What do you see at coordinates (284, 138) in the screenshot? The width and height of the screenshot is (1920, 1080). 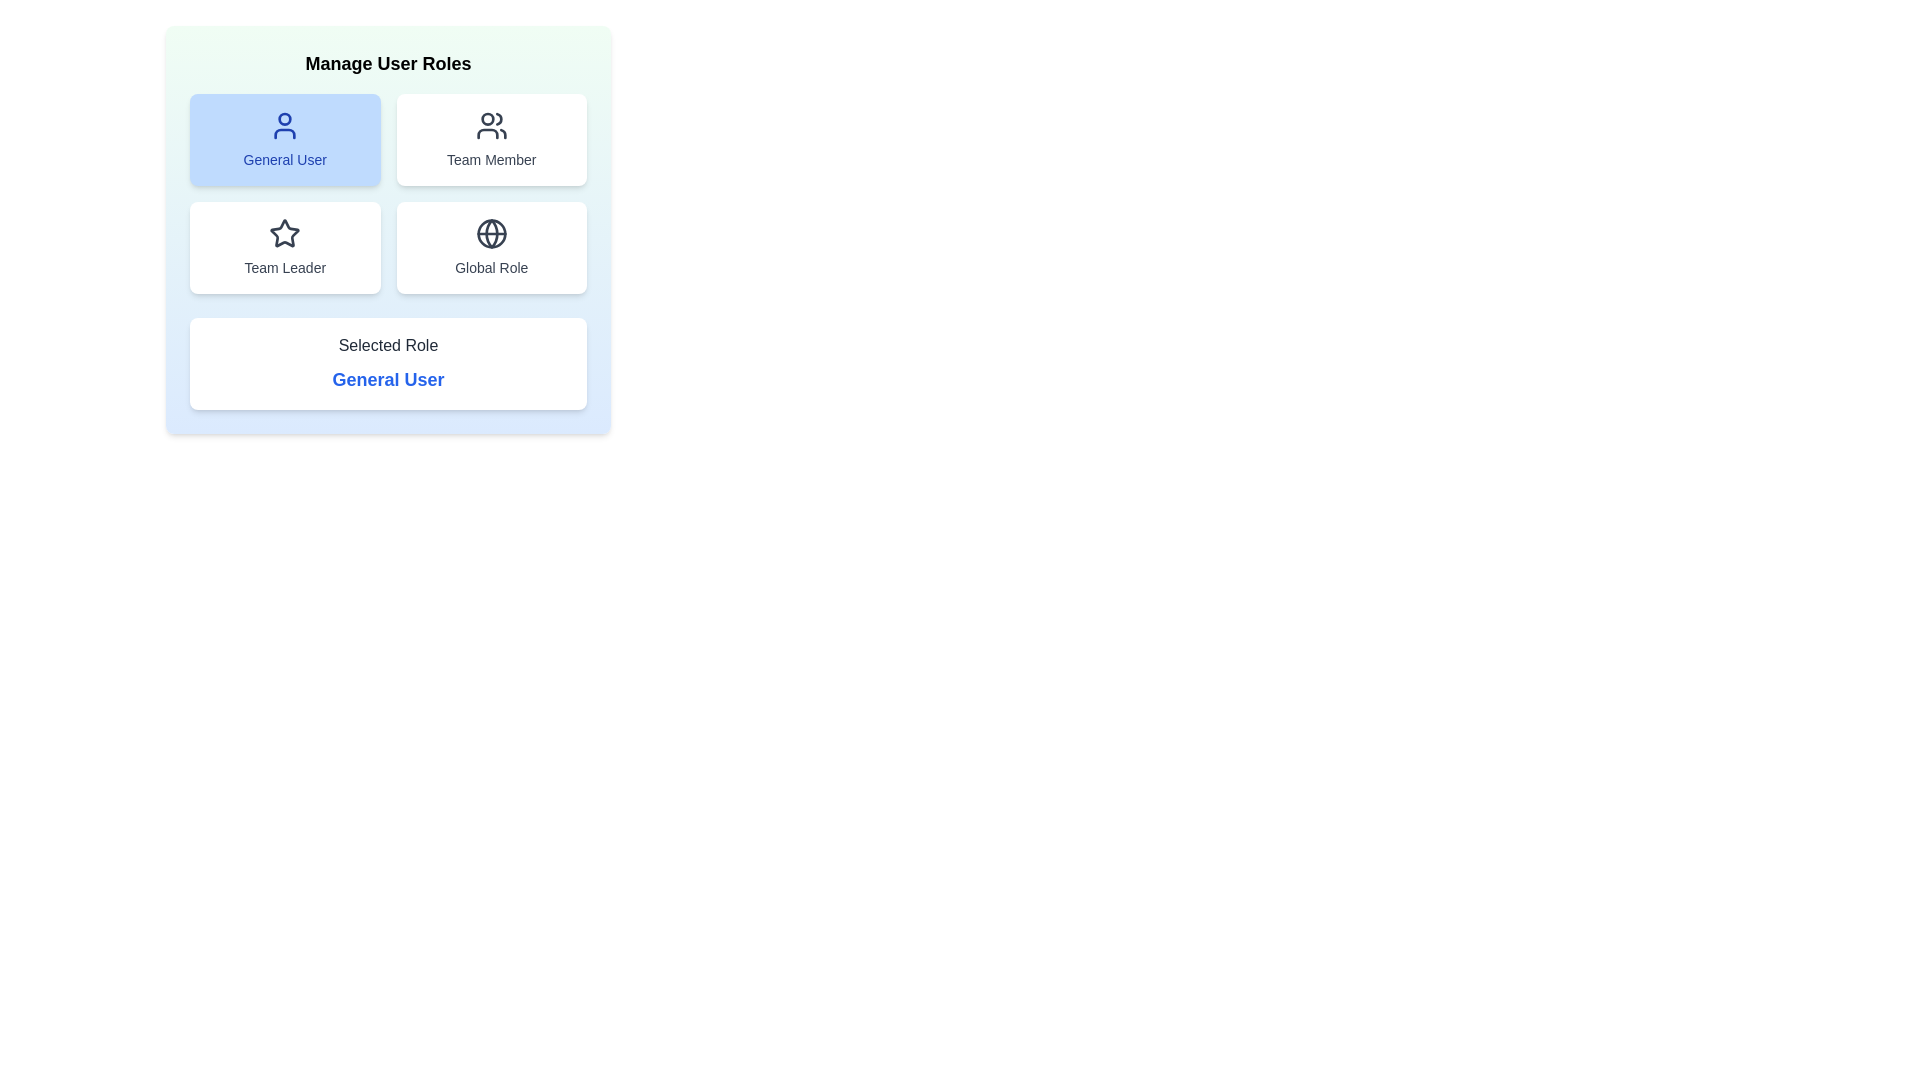 I see `the button labeled General User to observe its hover effect` at bounding box center [284, 138].